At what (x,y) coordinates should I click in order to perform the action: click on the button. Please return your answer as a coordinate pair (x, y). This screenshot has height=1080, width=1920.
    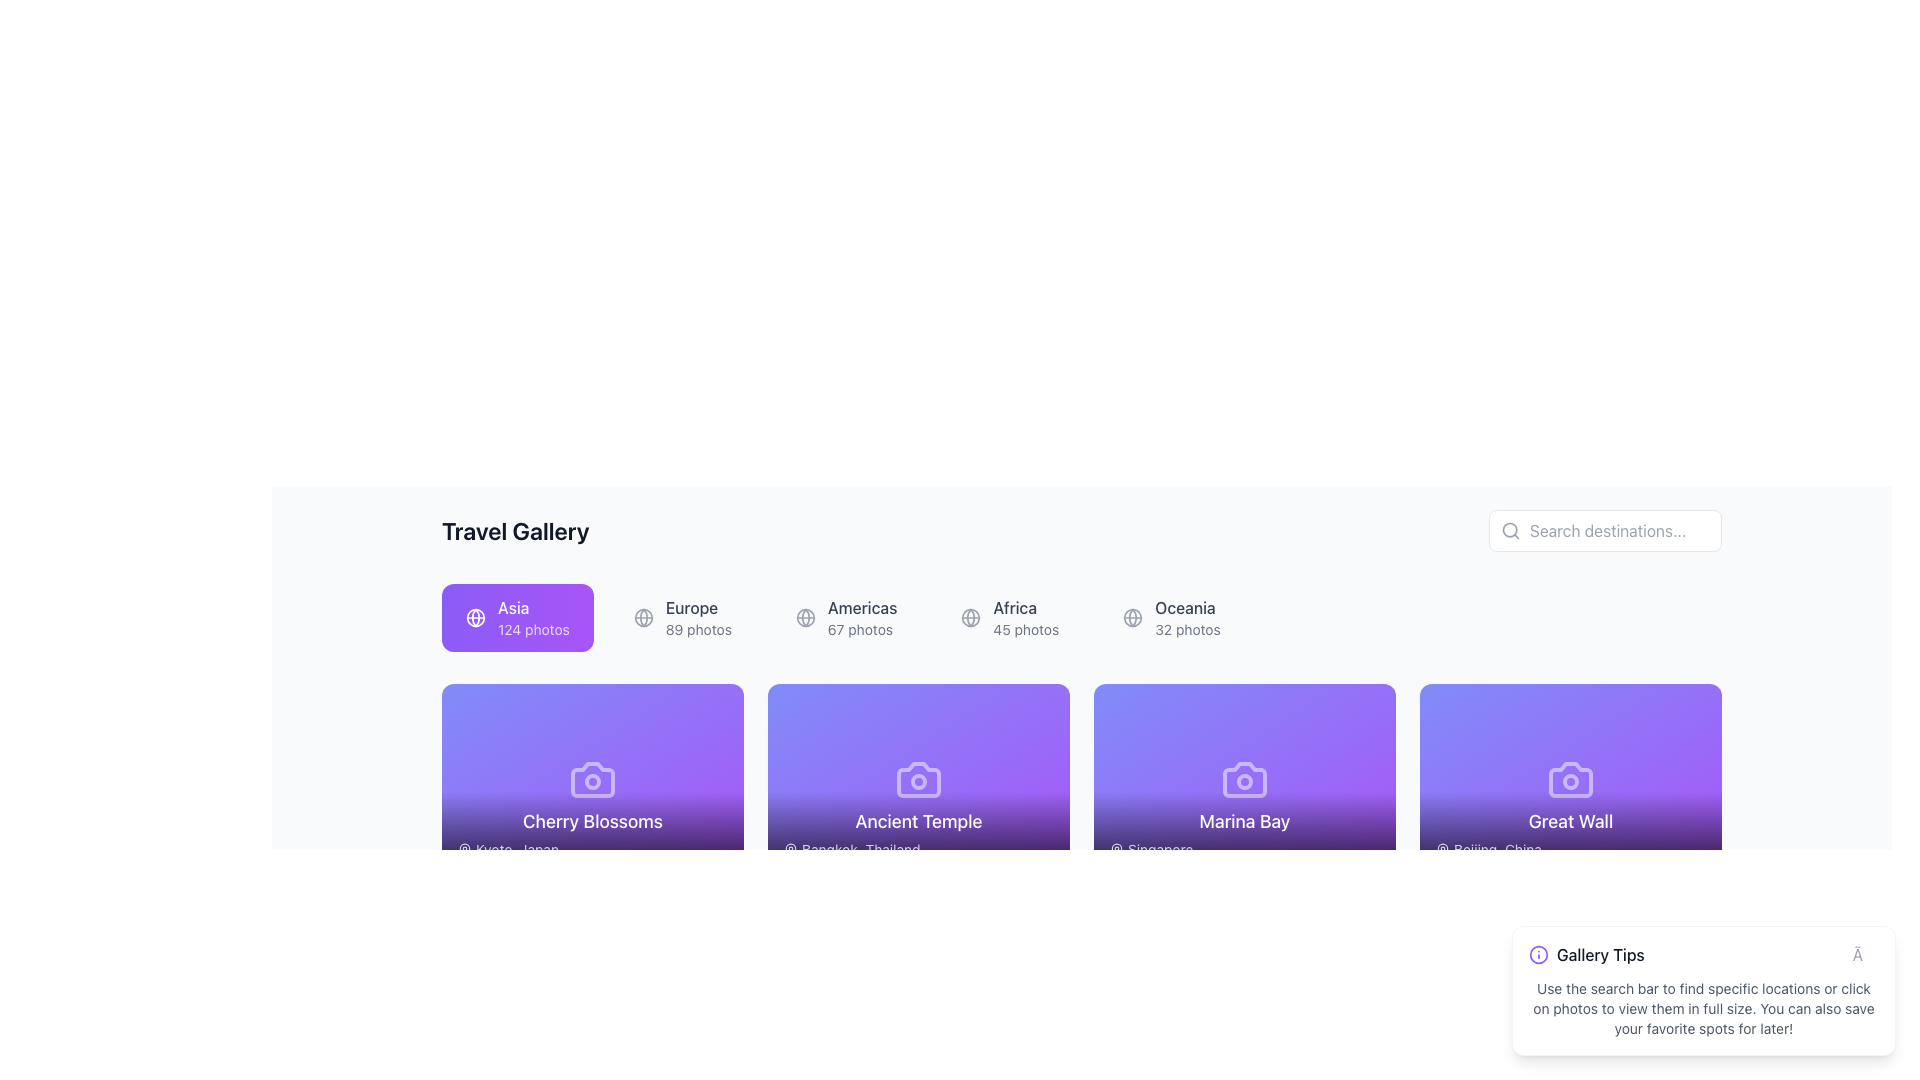
    Looking at the image, I should click on (846, 616).